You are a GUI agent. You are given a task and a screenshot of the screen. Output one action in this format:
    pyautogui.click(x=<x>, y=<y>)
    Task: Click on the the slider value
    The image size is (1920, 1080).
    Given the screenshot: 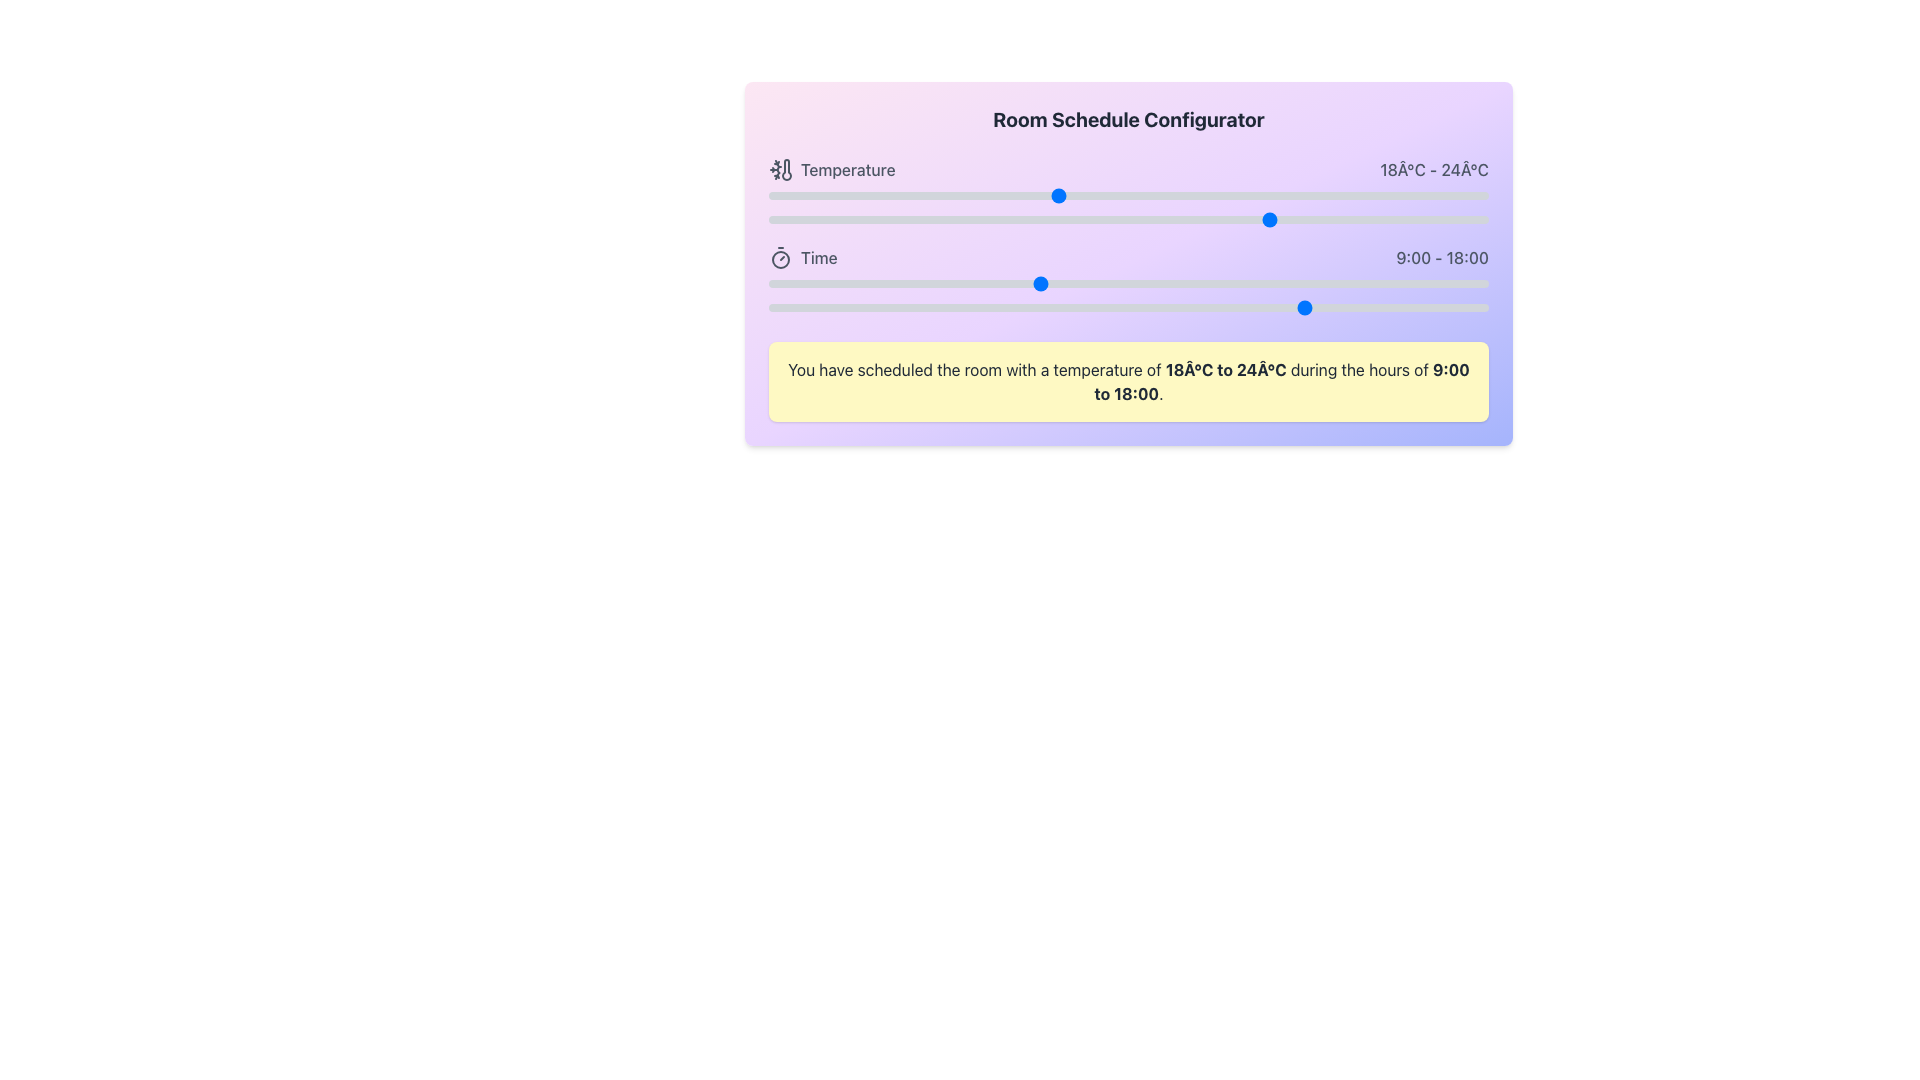 What is the action you would take?
    pyautogui.click(x=1021, y=219)
    